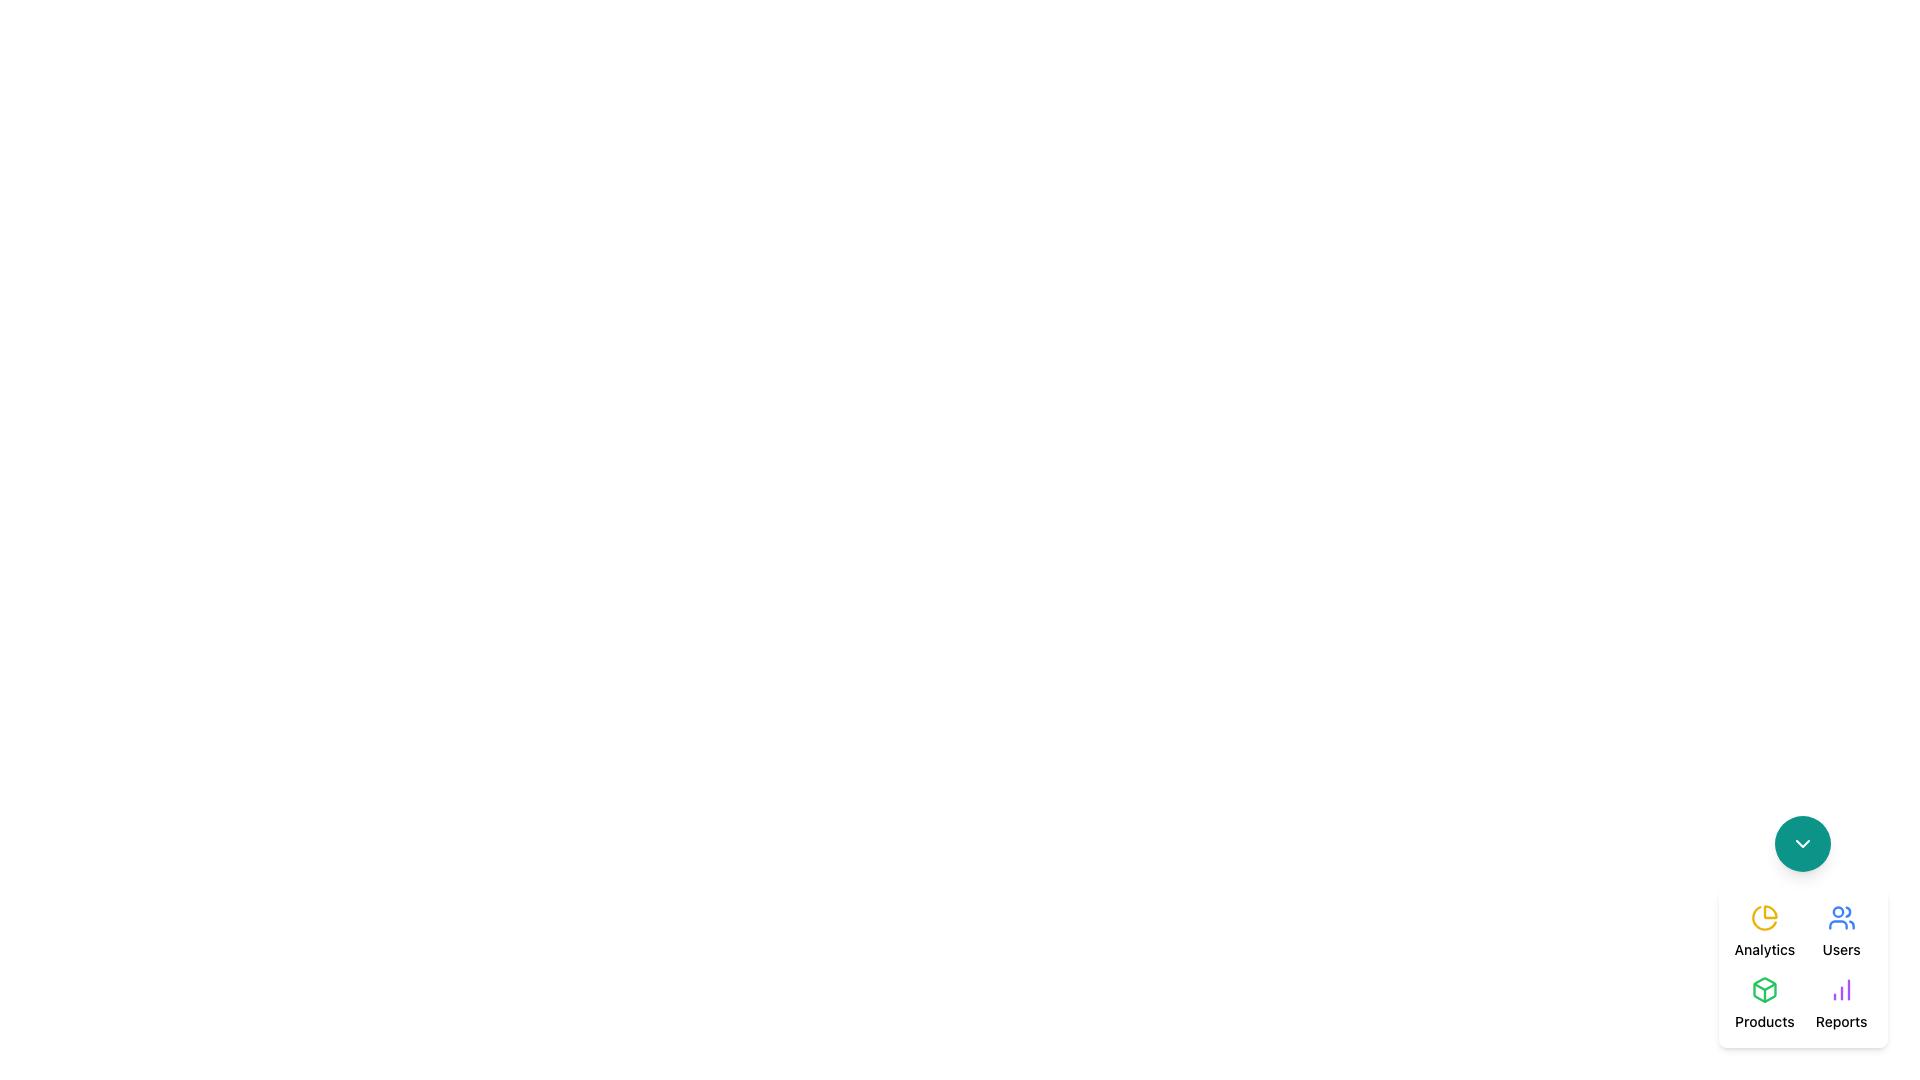 The image size is (1920, 1080). What do you see at coordinates (1765, 990) in the screenshot?
I see `the small green-bordered cube icon located next to the 'Products' text label in the menu` at bounding box center [1765, 990].